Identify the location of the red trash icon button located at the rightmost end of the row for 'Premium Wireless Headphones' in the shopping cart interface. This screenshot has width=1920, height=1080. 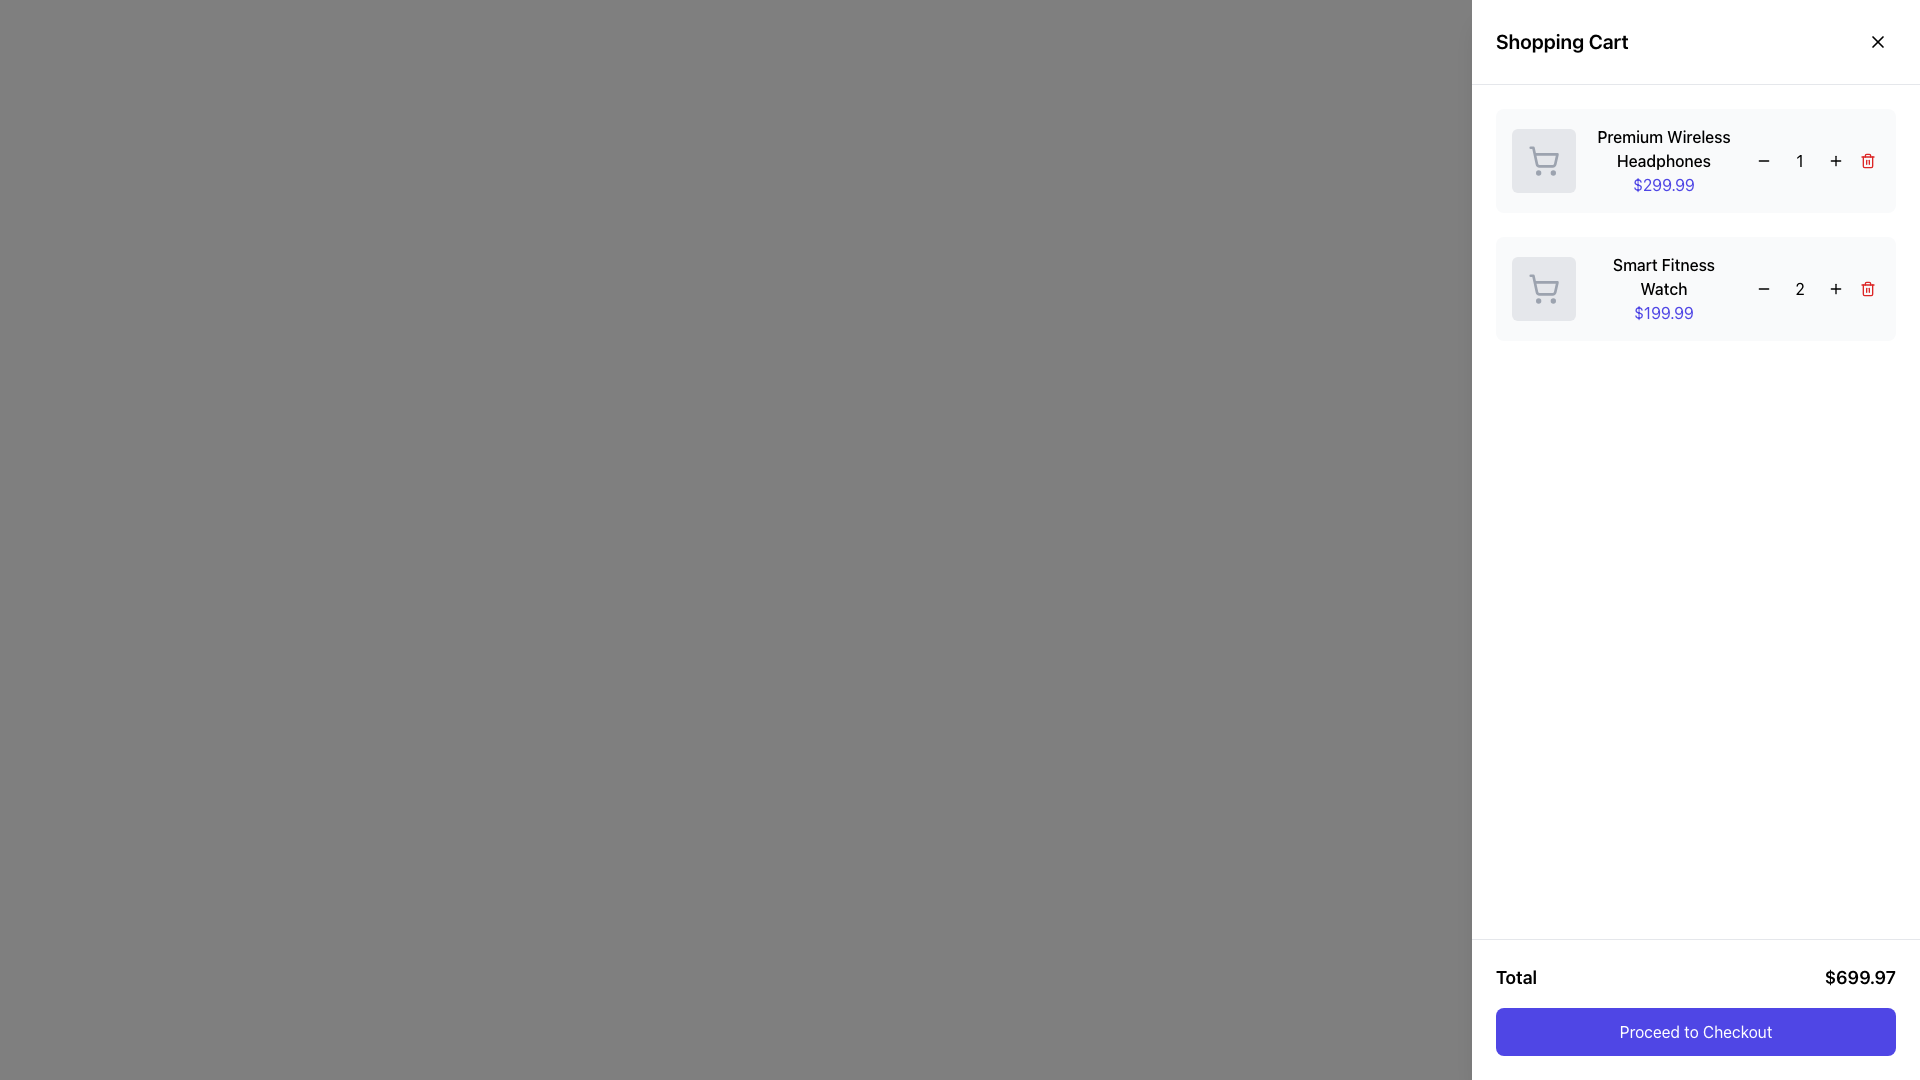
(1866, 160).